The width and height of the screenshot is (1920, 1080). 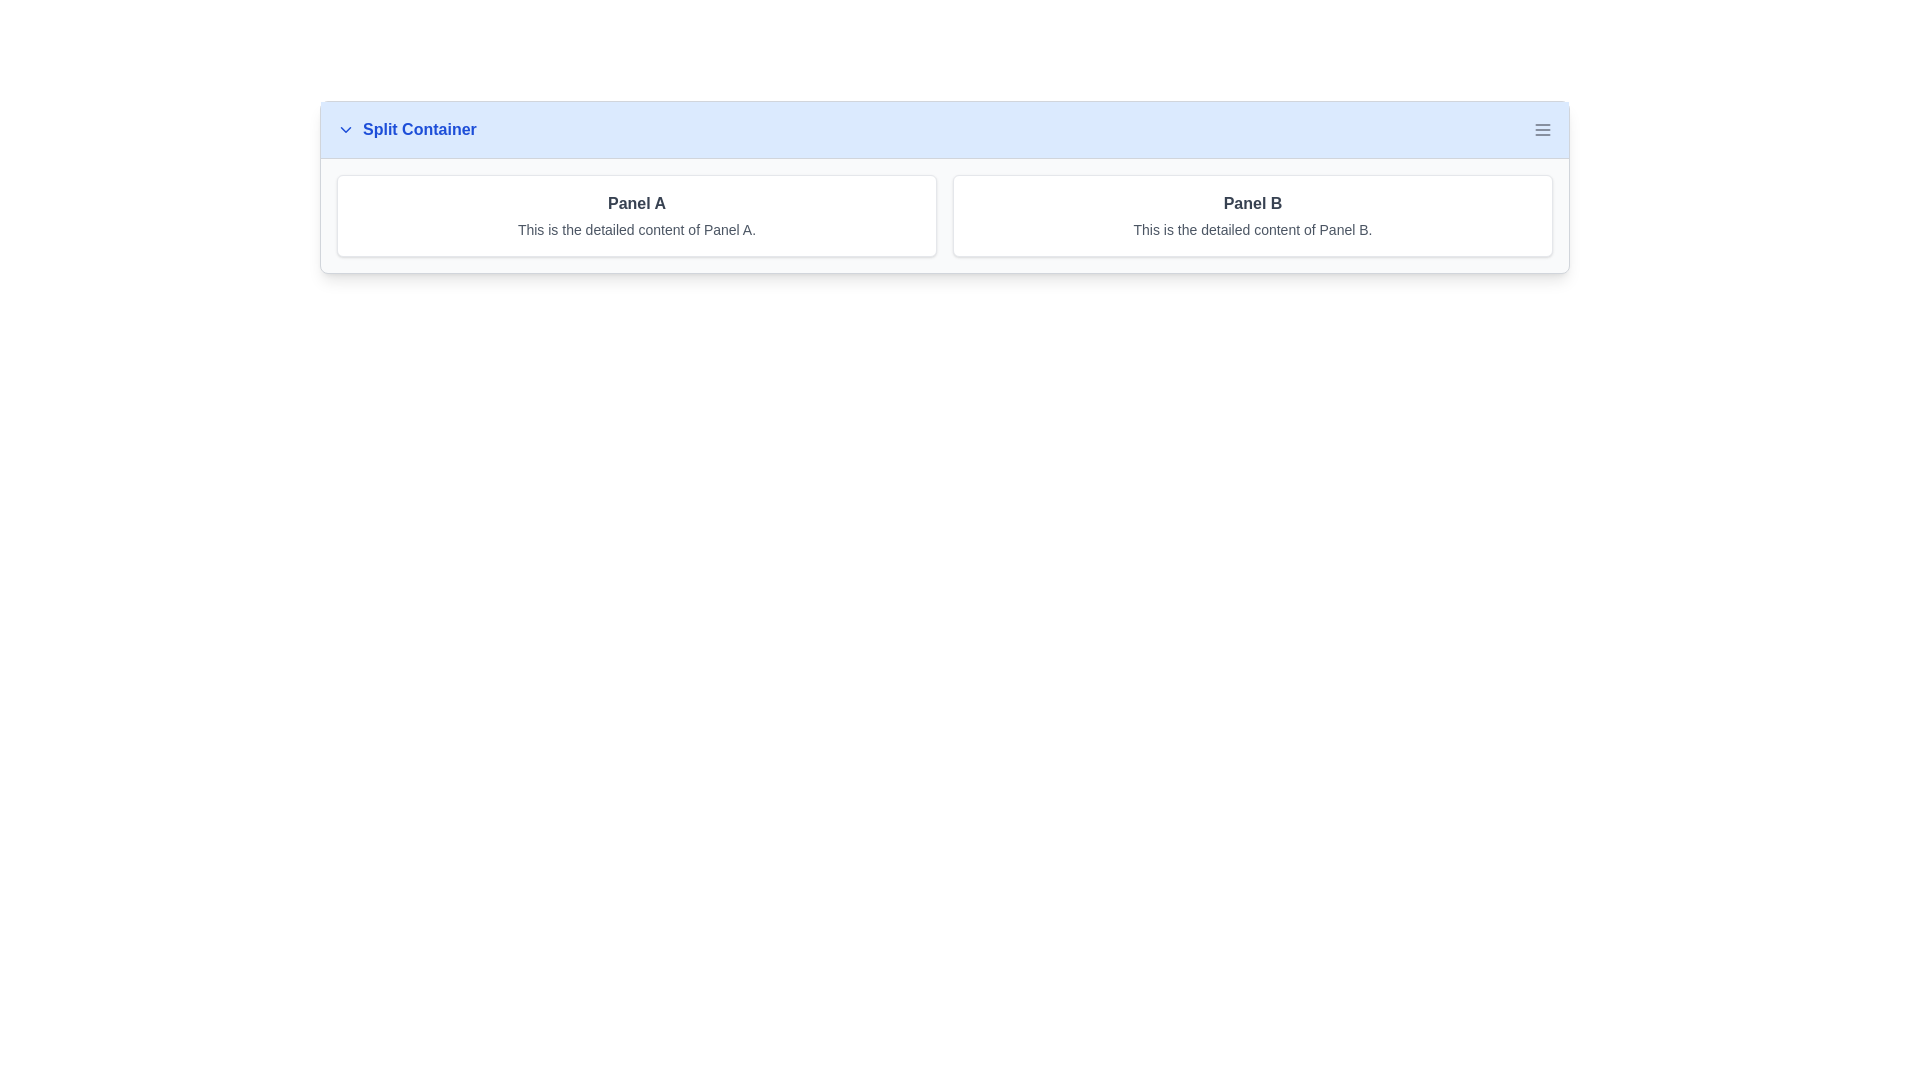 I want to click on the text display element that shows 'This is the detailed content of Panel B.' located below the header 'Panel B.', so click(x=1251, y=229).